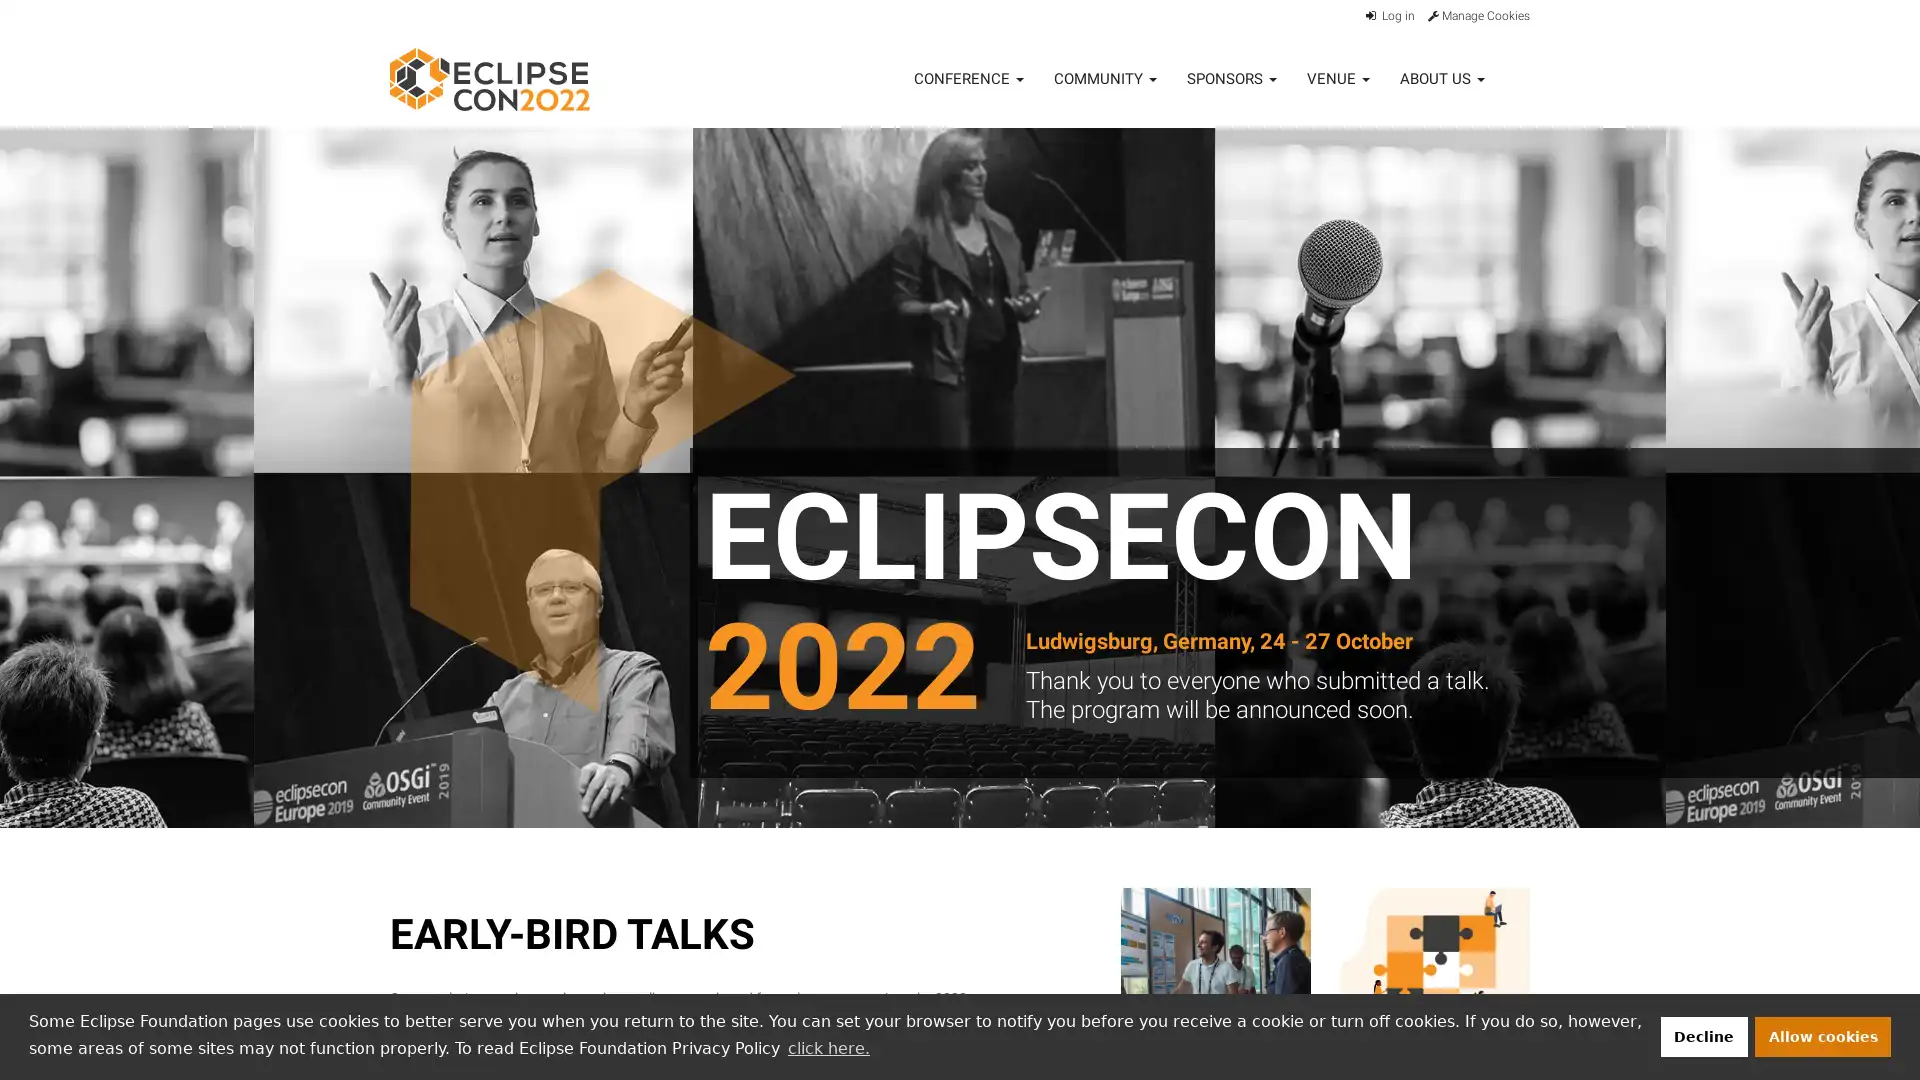 The height and width of the screenshot is (1080, 1920). I want to click on allow cookies, so click(1823, 1035).